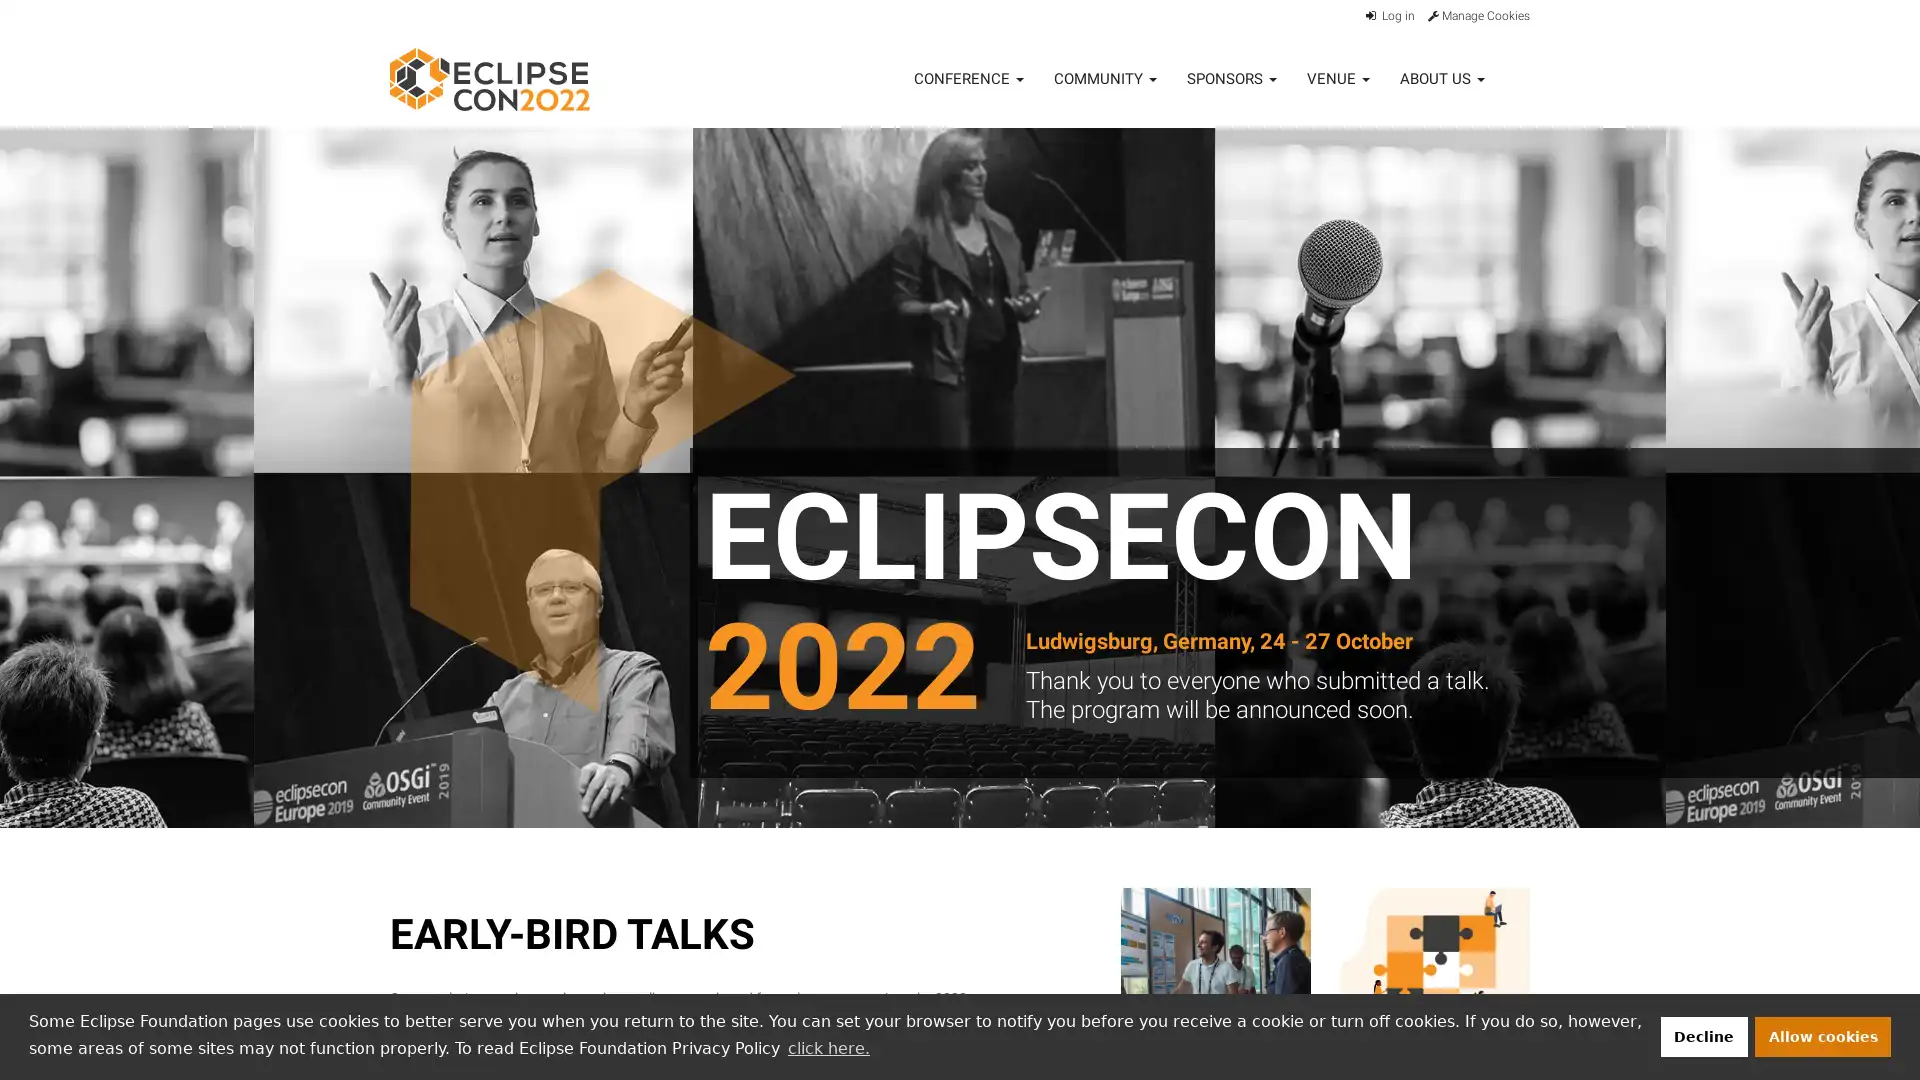 The height and width of the screenshot is (1080, 1920). I want to click on allow cookies, so click(1823, 1035).